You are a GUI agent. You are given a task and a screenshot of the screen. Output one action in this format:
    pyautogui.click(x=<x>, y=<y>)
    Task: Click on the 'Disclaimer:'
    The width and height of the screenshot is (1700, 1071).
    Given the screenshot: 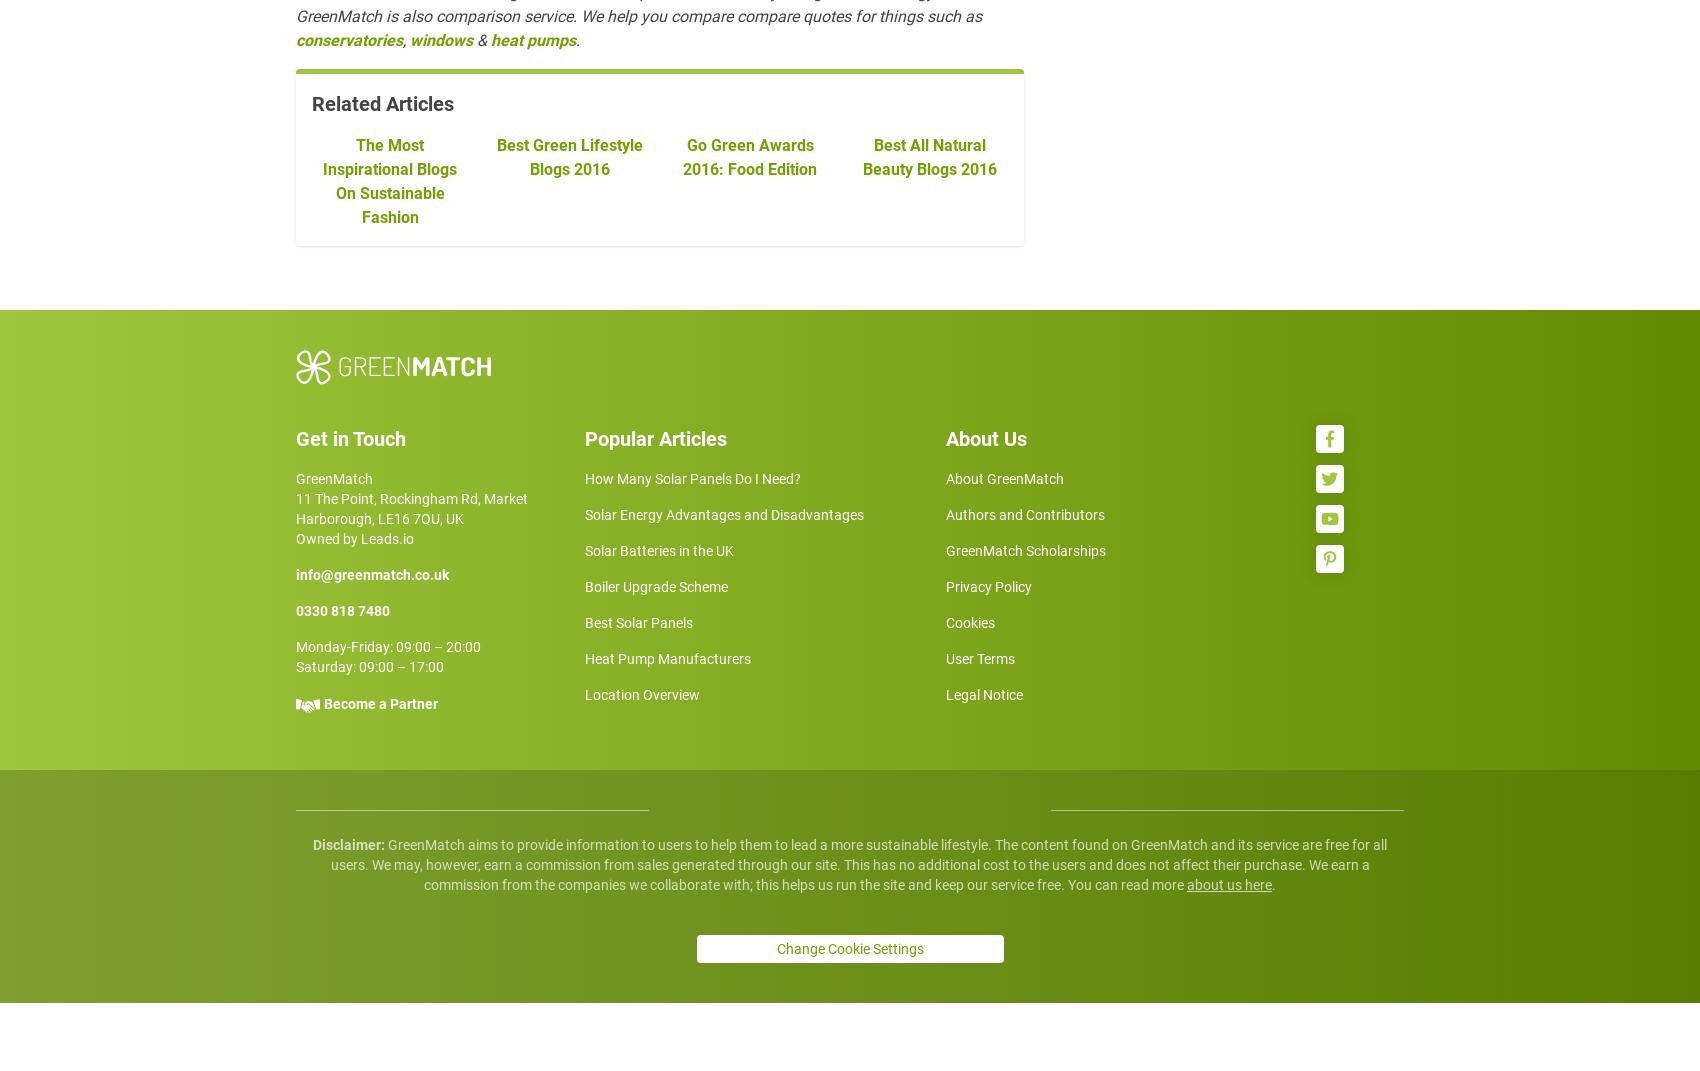 What is the action you would take?
    pyautogui.click(x=348, y=924)
    